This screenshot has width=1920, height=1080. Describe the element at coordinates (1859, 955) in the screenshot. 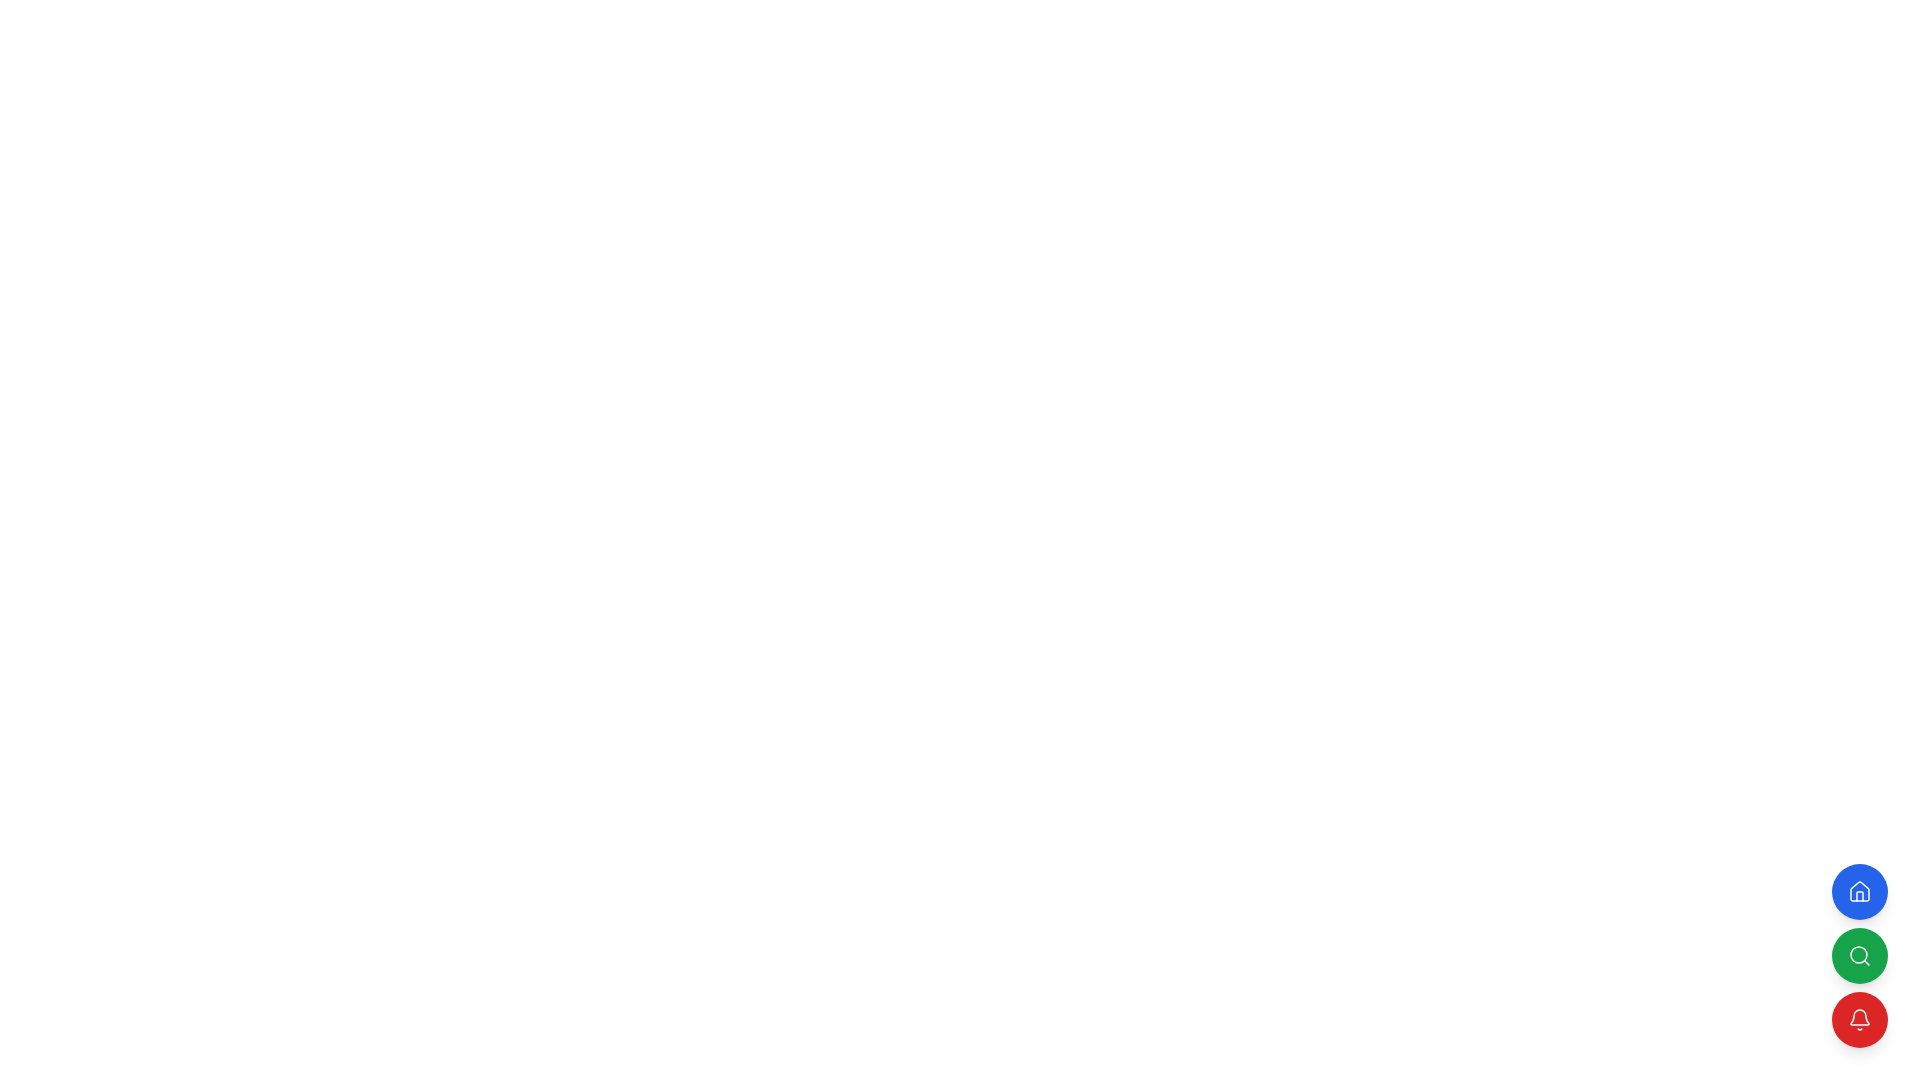

I see `the magnifying glass icon within the green circular button` at that location.